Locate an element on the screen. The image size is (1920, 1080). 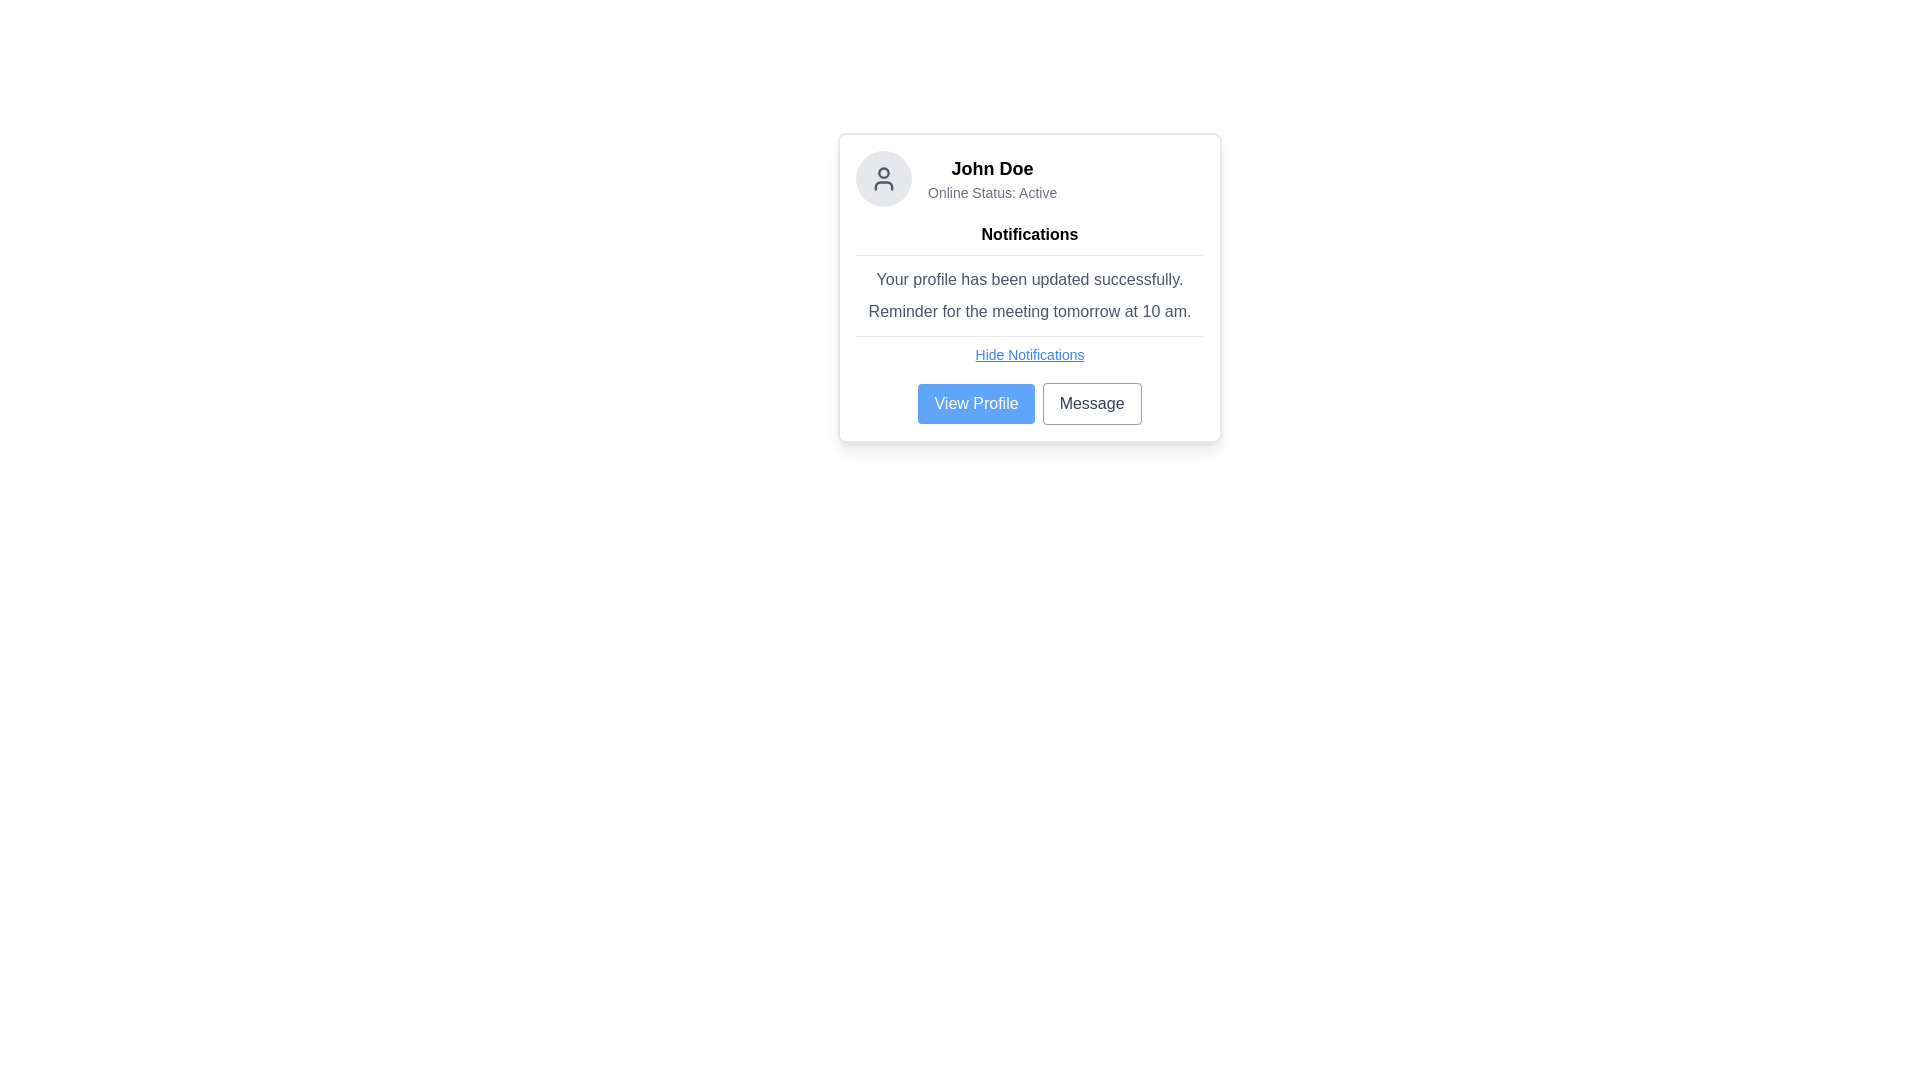
the lower section of the user icon, which is a graphical vector shape within an SVG representing the user-related section is located at coordinates (882, 185).